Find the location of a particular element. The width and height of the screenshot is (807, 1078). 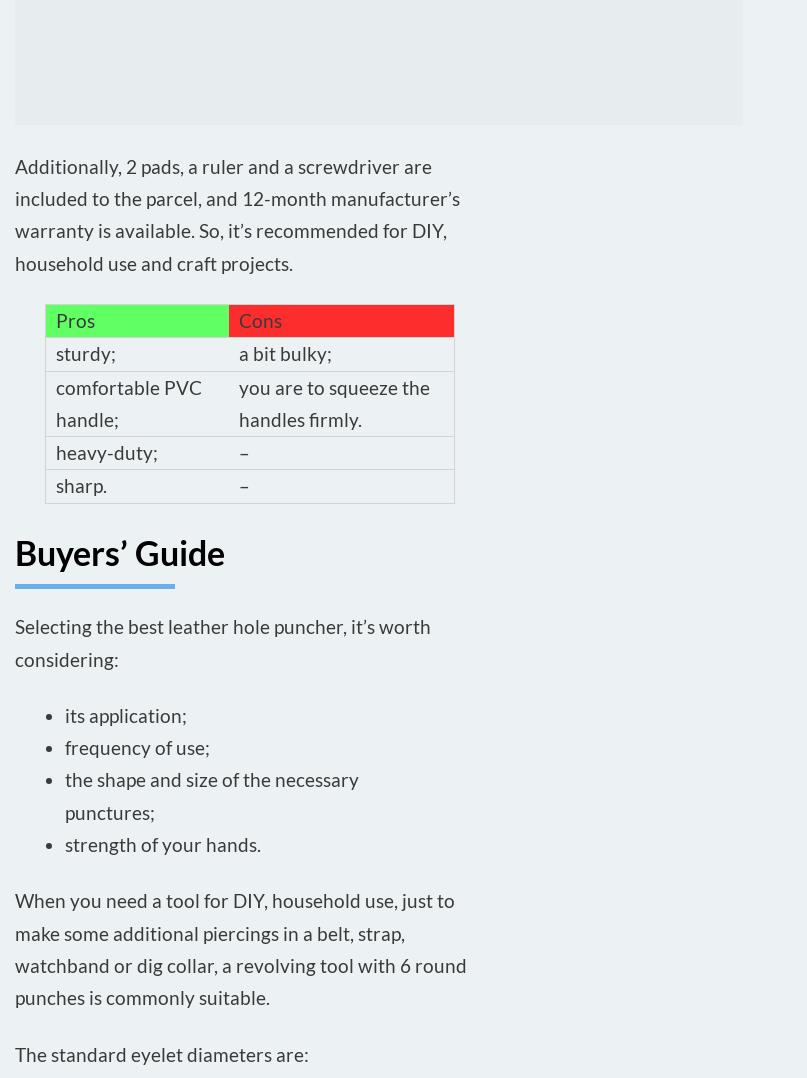

'sturdy;' is located at coordinates (56, 353).